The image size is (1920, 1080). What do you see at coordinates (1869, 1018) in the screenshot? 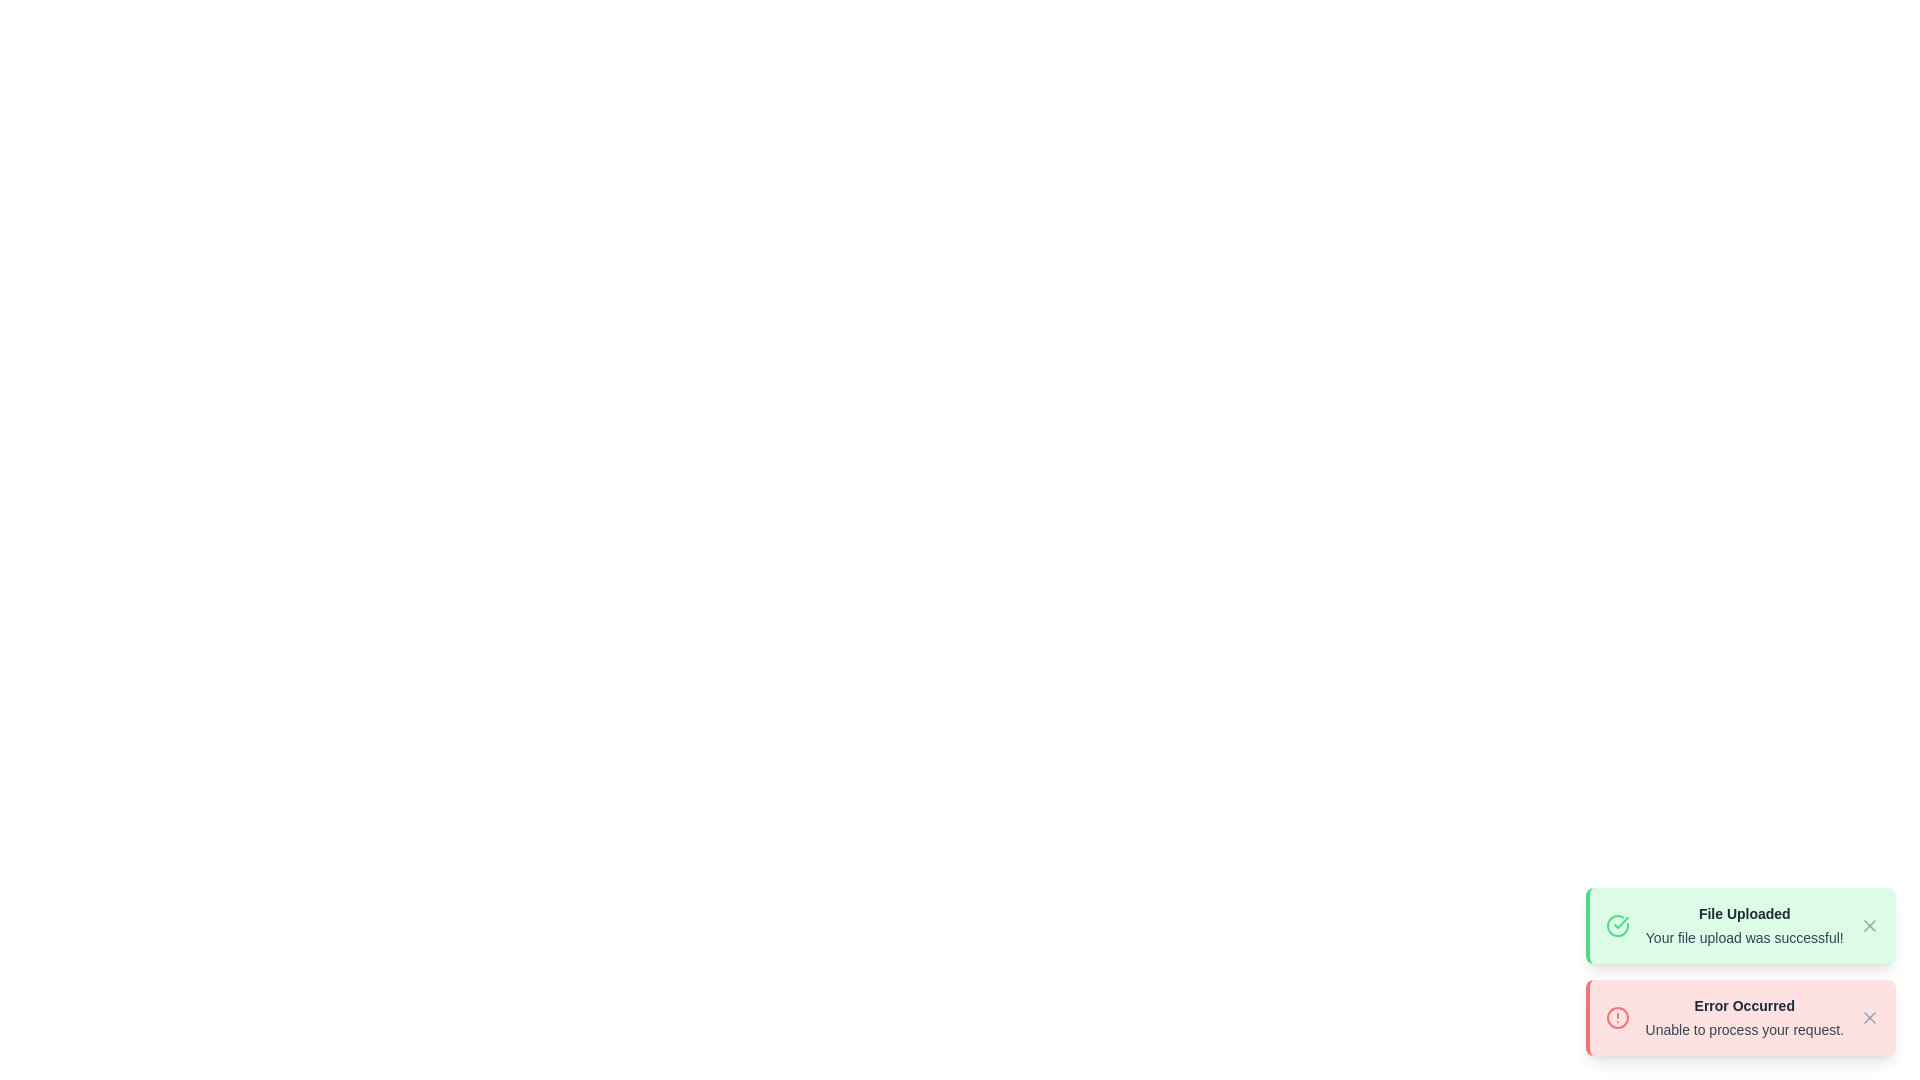
I see `the dismiss button located at the top-right corner of the red notification card labeled 'Error Occurred'` at bounding box center [1869, 1018].